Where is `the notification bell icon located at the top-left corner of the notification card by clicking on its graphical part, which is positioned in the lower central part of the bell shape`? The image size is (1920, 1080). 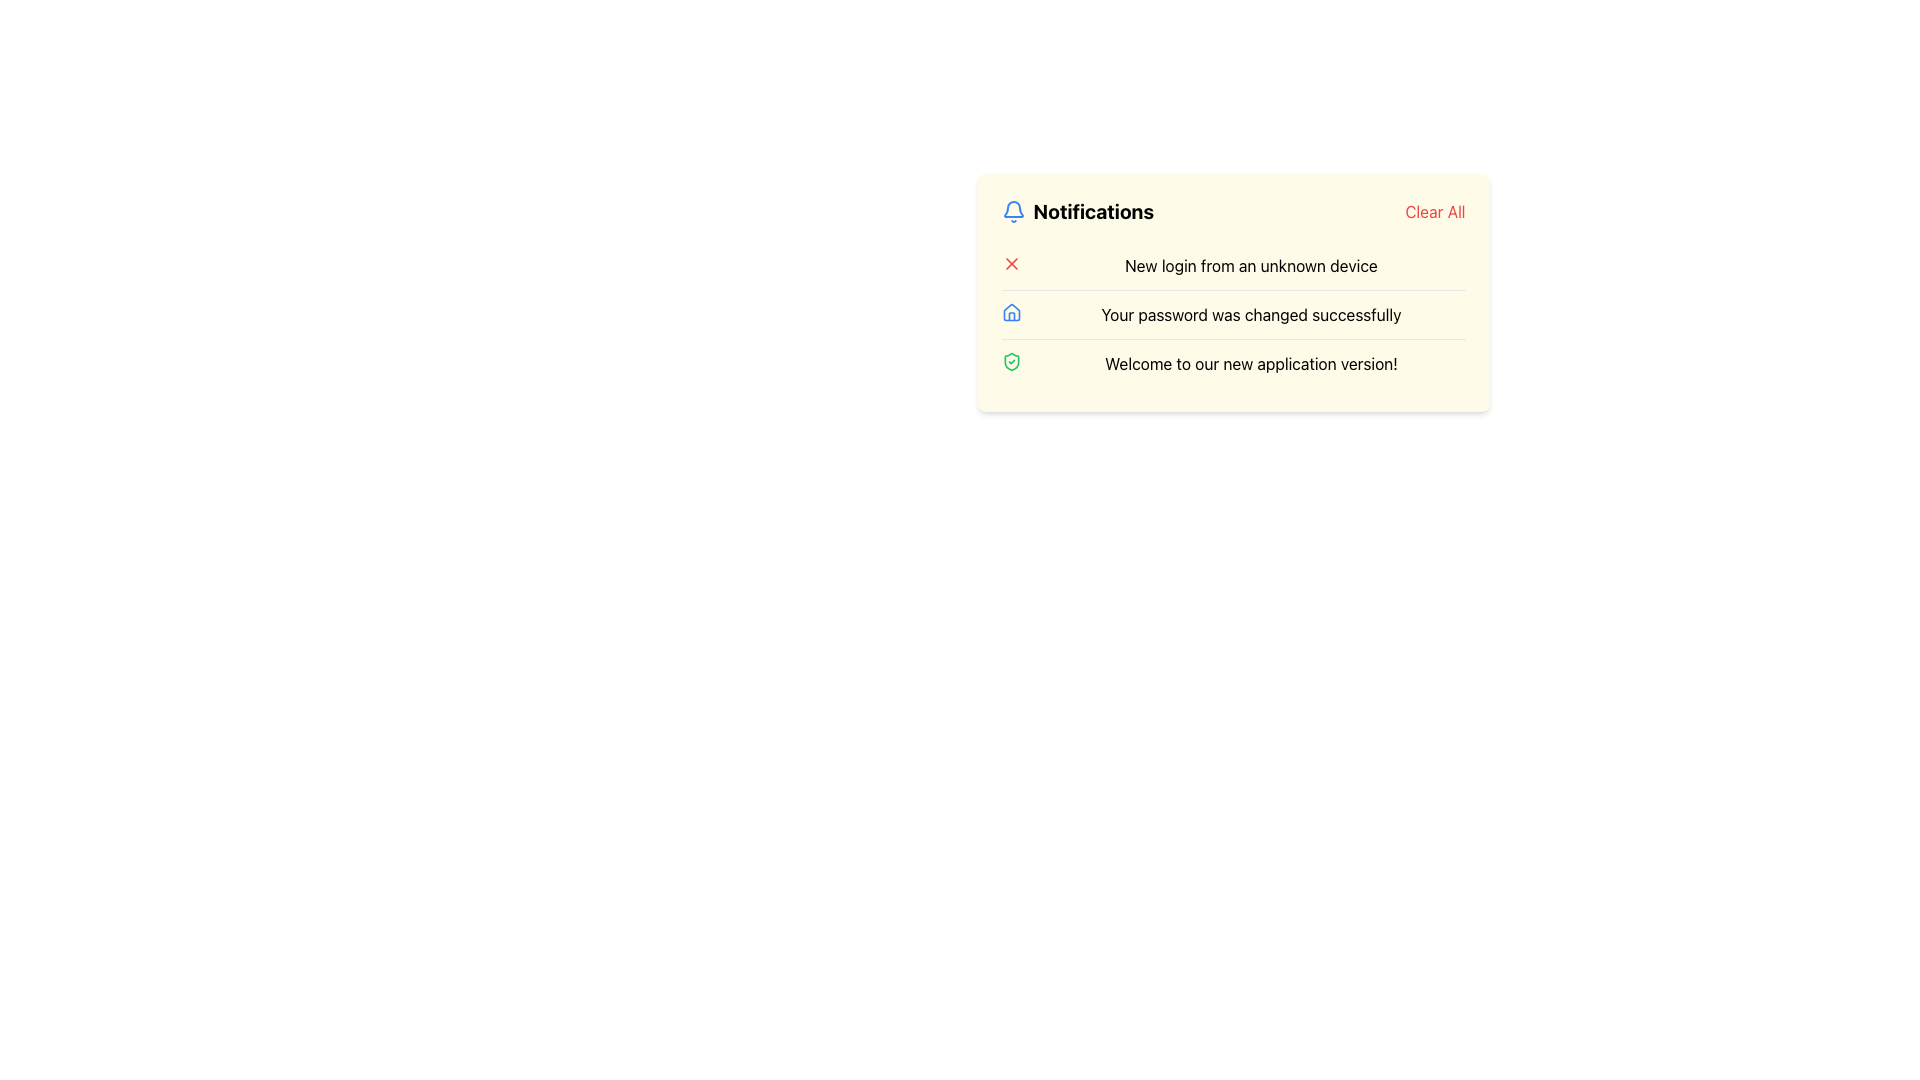
the notification bell icon located at the top-left corner of the notification card by clicking on its graphical part, which is positioned in the lower central part of the bell shape is located at coordinates (1013, 209).